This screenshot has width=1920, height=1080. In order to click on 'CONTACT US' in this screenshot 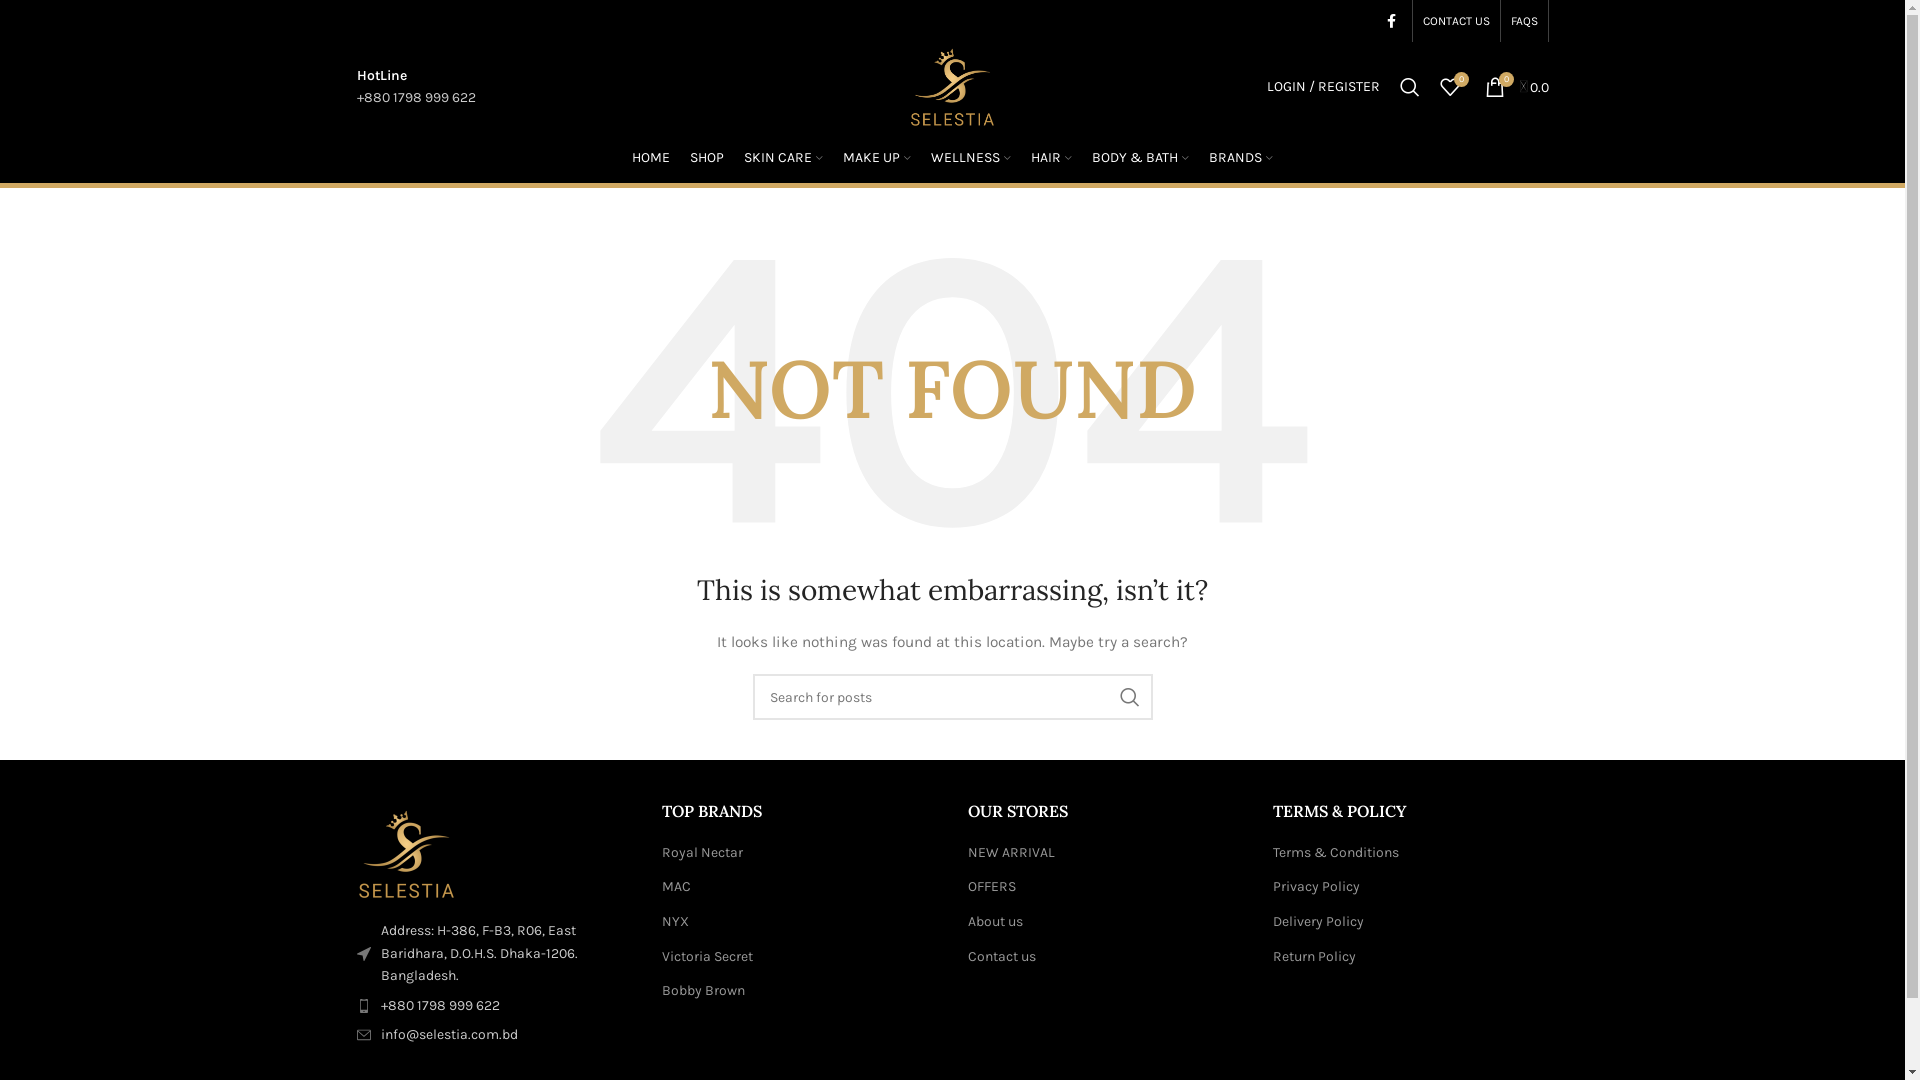, I will do `click(1420, 20)`.